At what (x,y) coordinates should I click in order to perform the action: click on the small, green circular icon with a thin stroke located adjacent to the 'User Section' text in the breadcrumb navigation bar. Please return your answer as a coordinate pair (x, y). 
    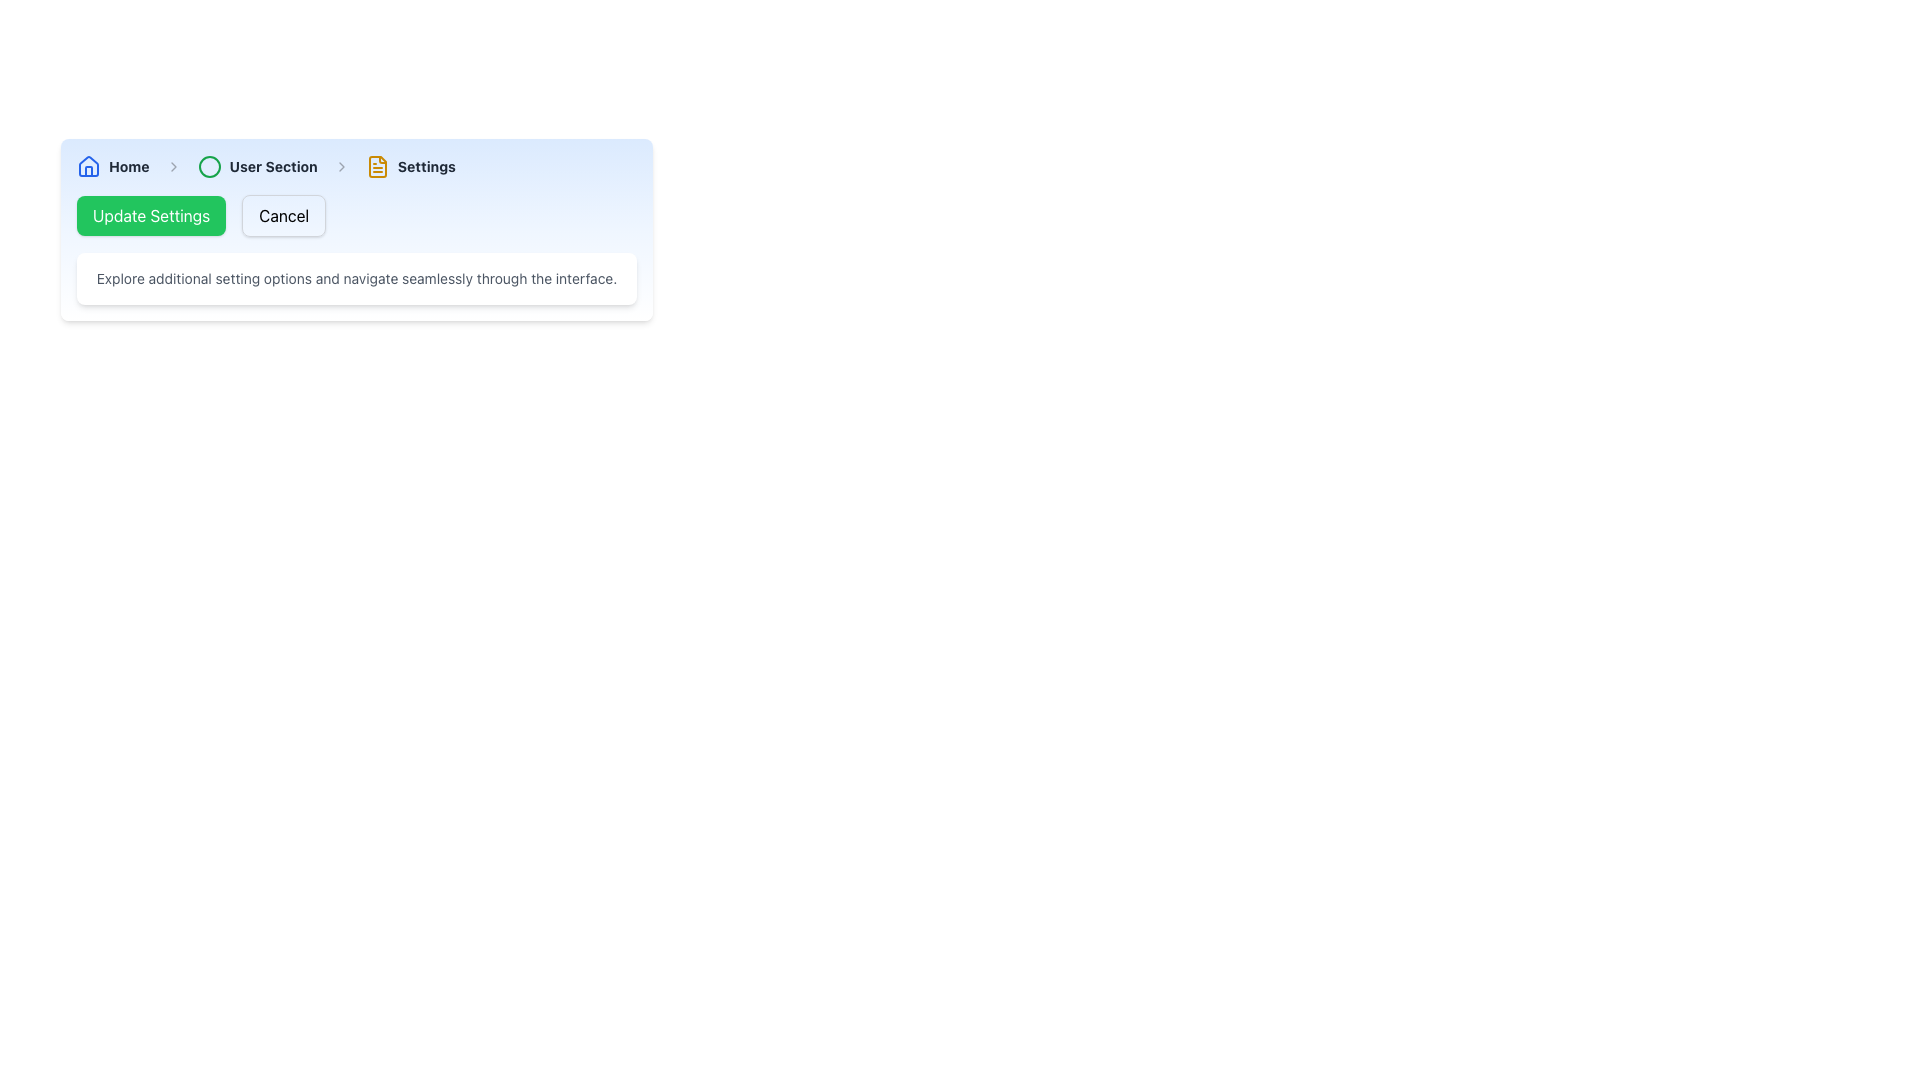
    Looking at the image, I should click on (209, 165).